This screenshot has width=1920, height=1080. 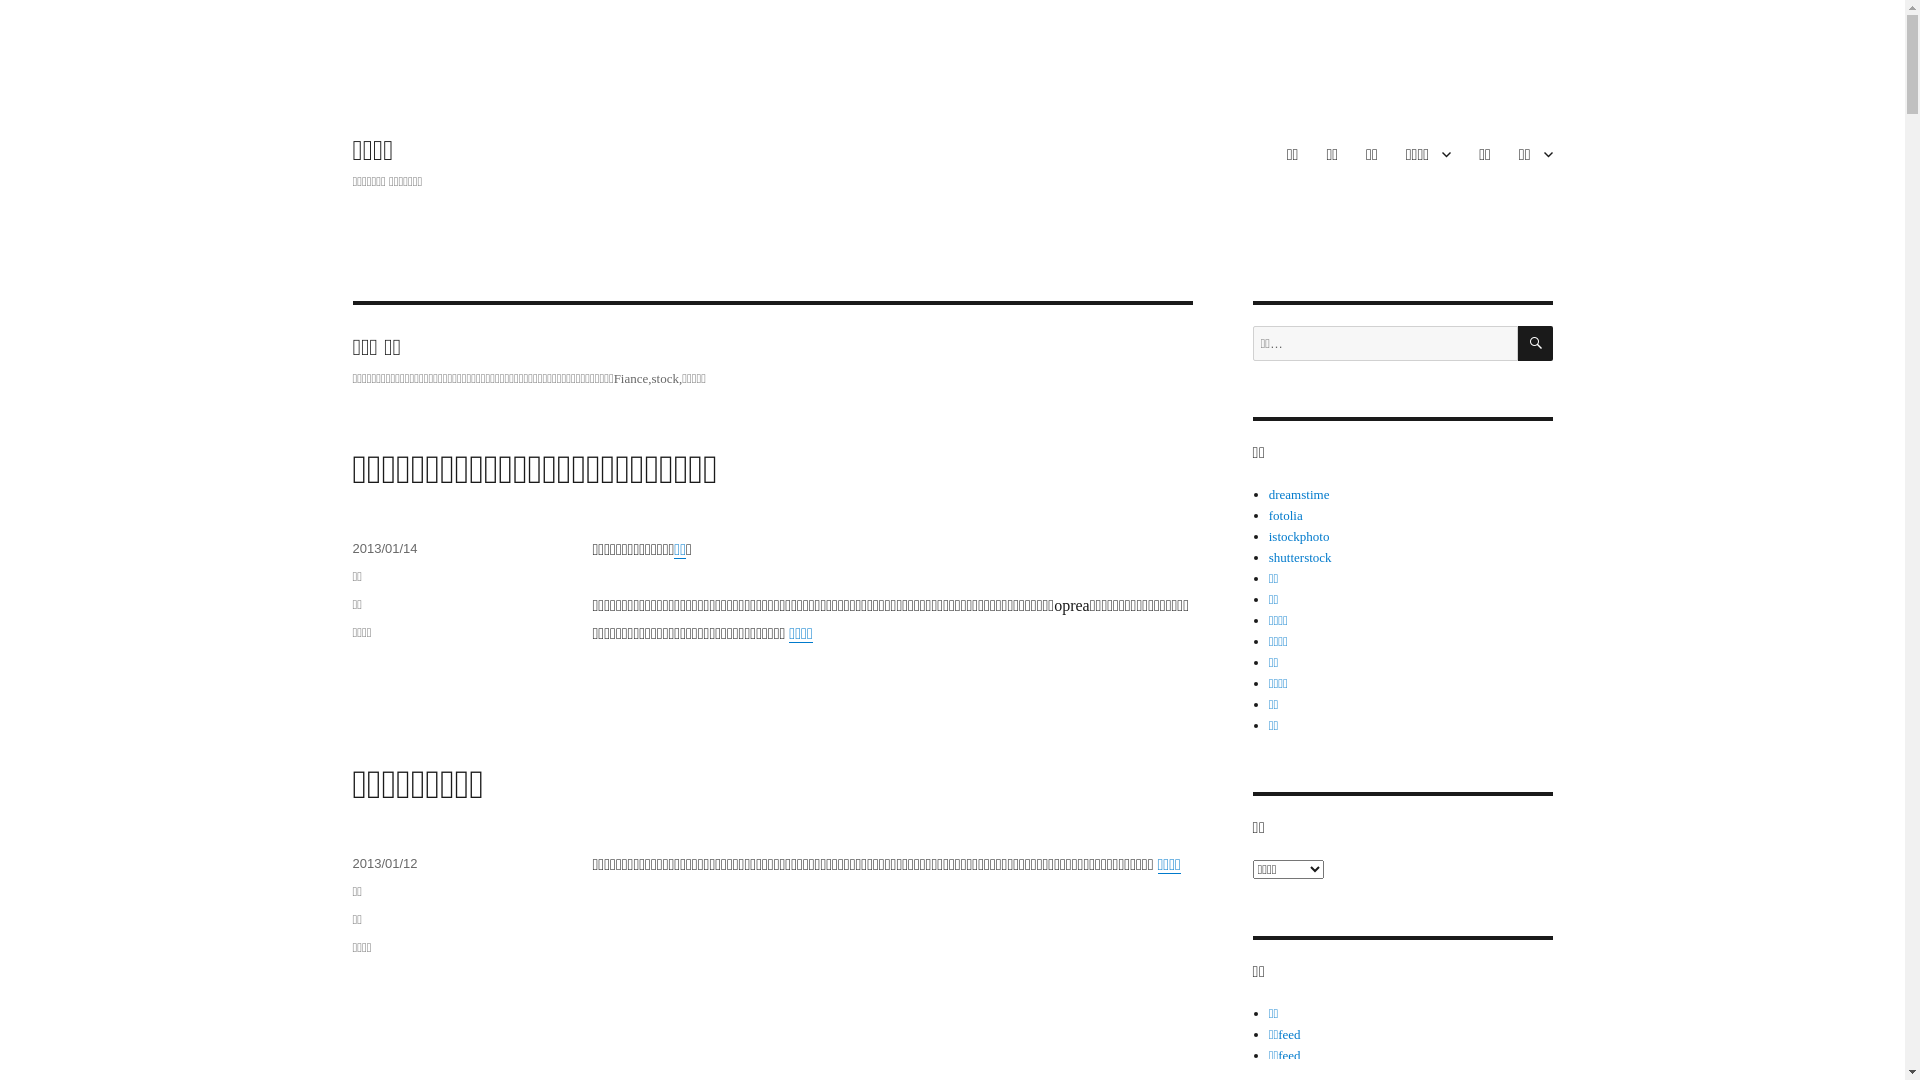 What do you see at coordinates (1267, 535) in the screenshot?
I see `'istockphoto'` at bounding box center [1267, 535].